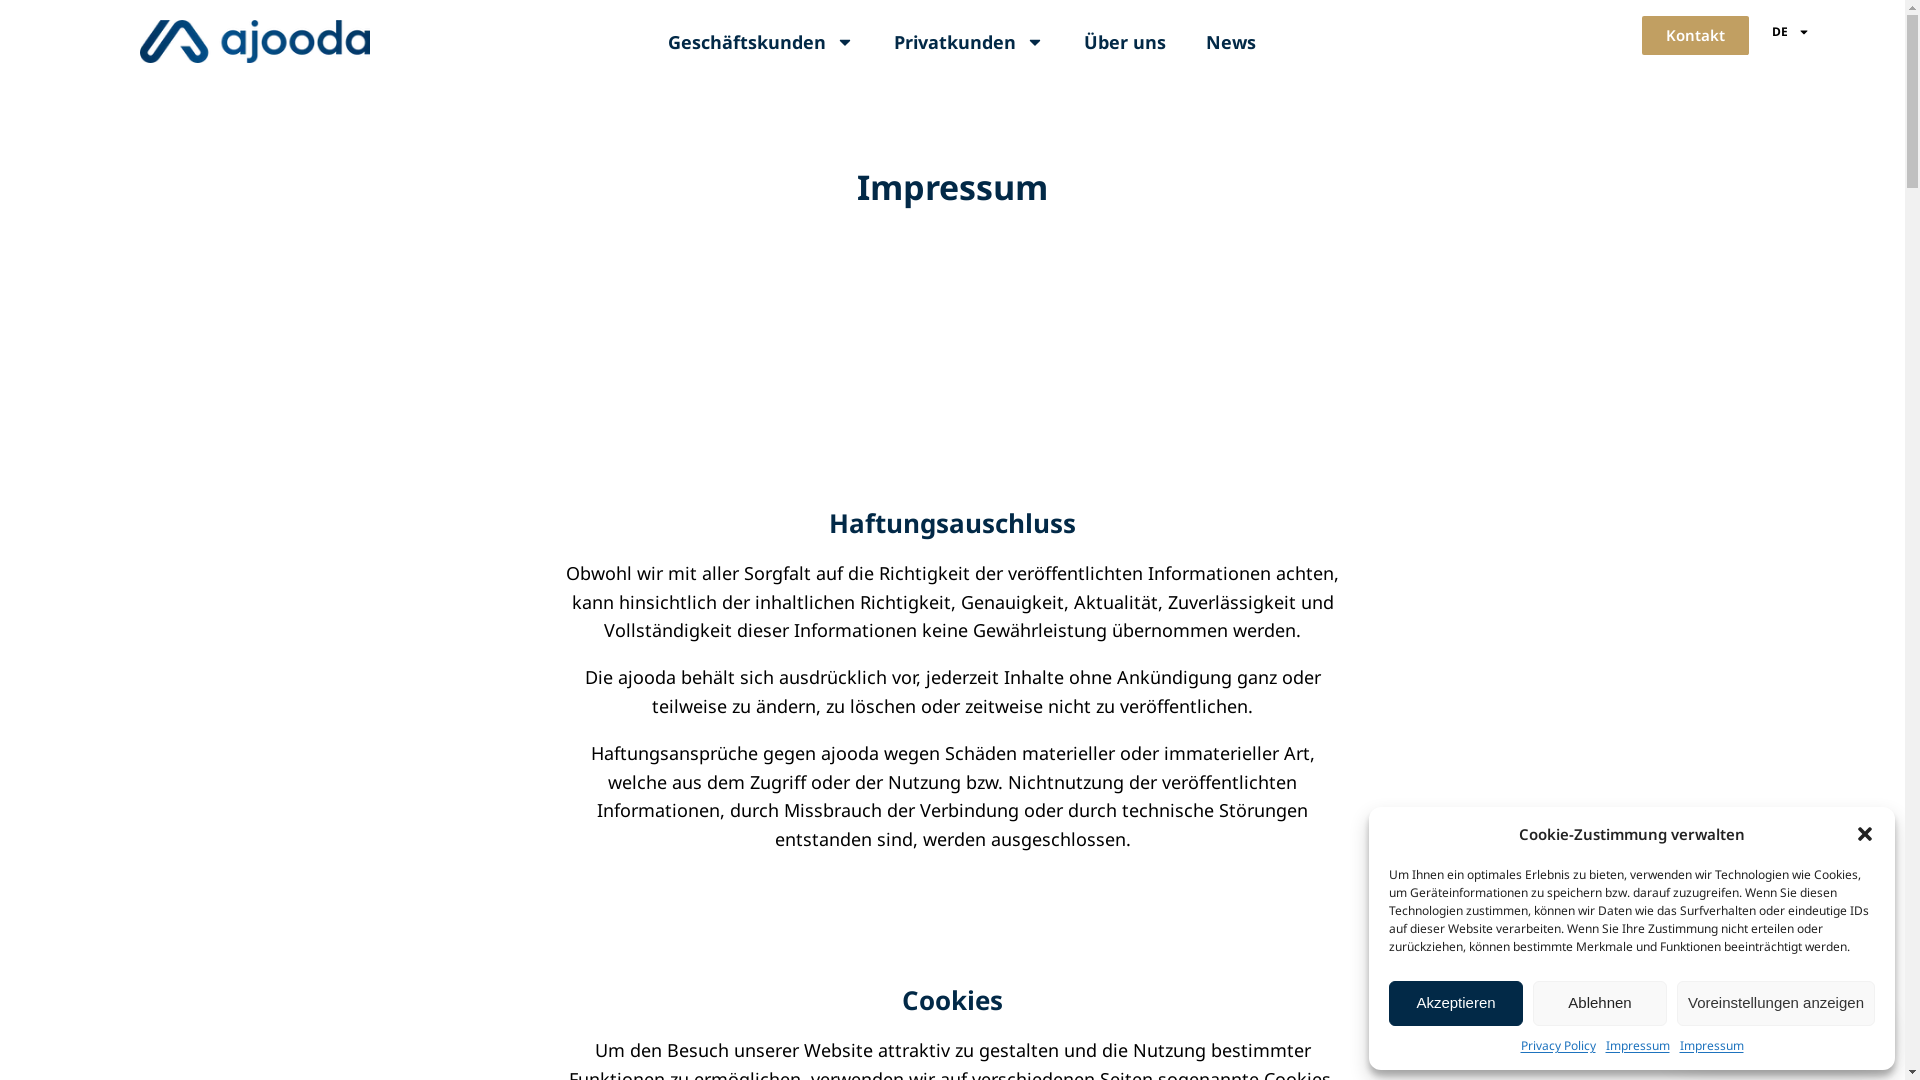 The height and width of the screenshot is (1080, 1920). What do you see at coordinates (1455, 1003) in the screenshot?
I see `'Akzeptieren'` at bounding box center [1455, 1003].